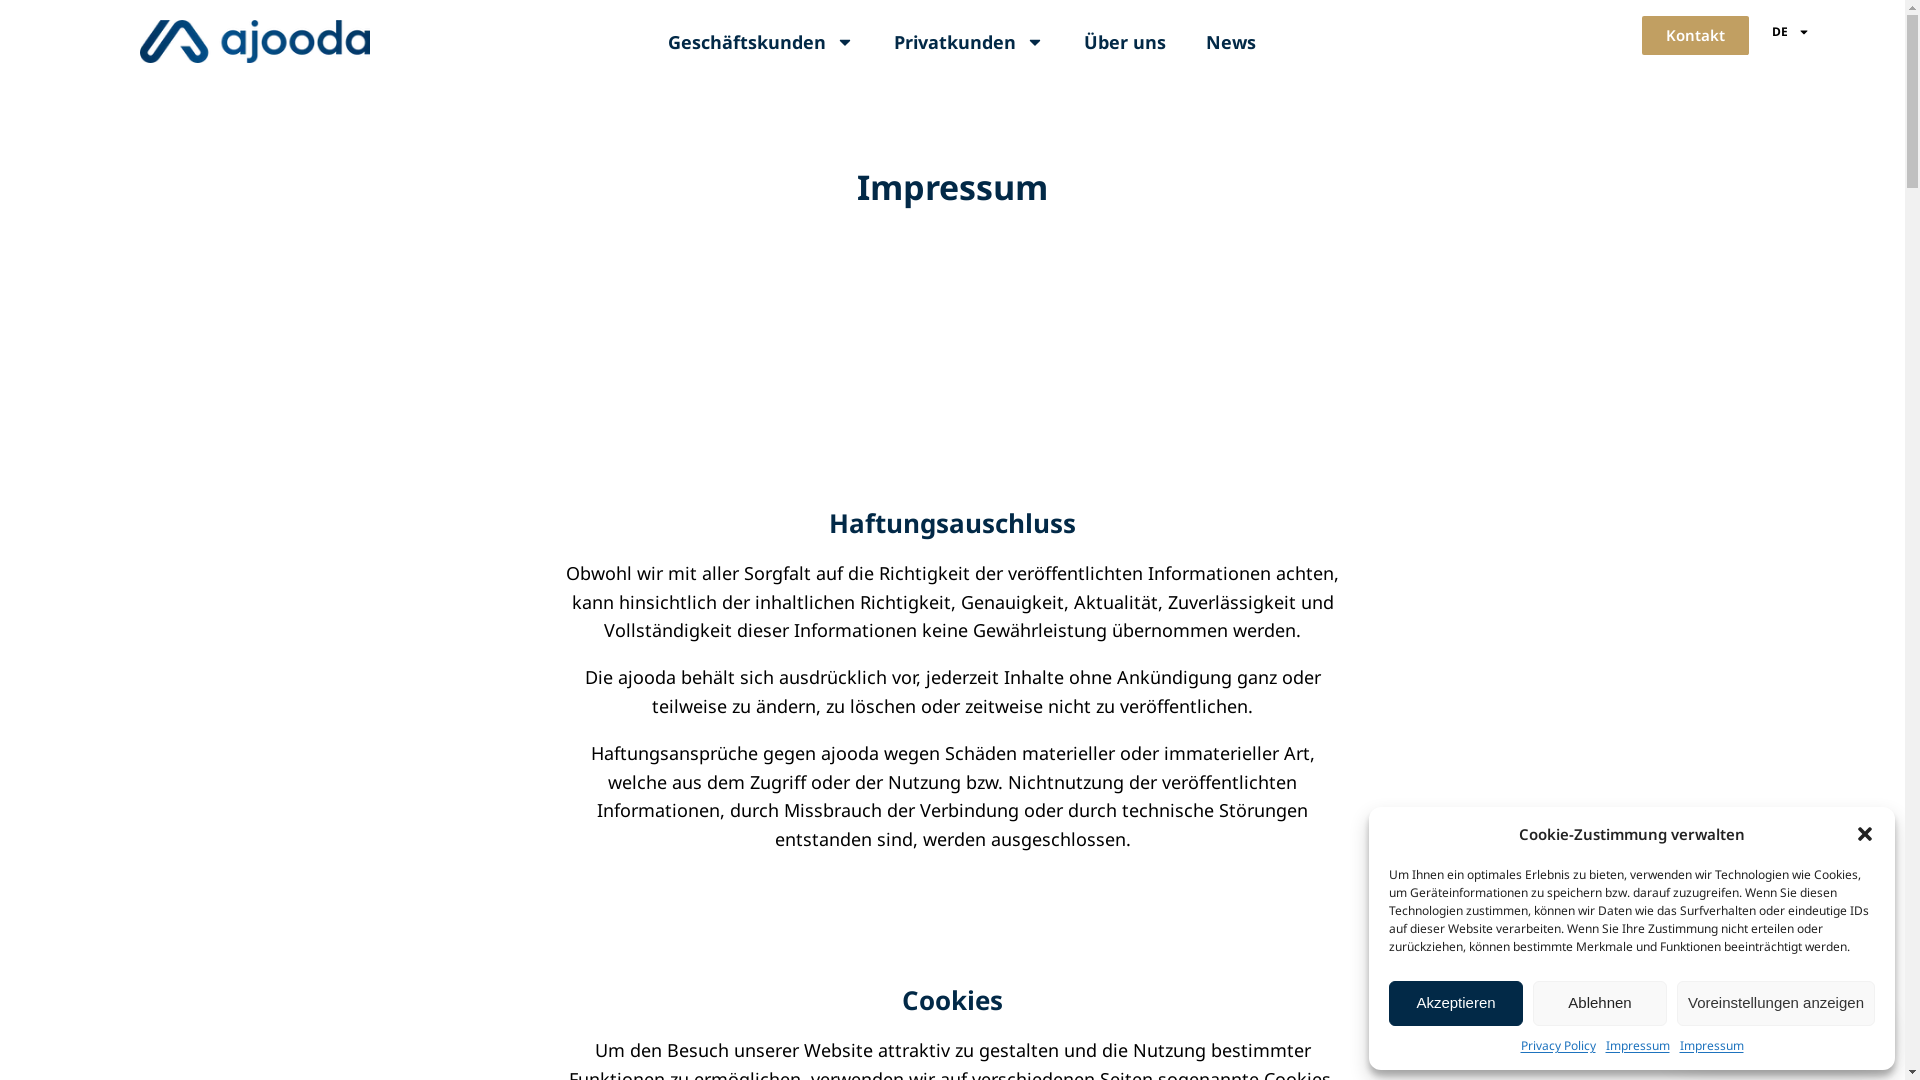 The height and width of the screenshot is (1080, 1920). What do you see at coordinates (1455, 1003) in the screenshot?
I see `'Akzeptieren'` at bounding box center [1455, 1003].